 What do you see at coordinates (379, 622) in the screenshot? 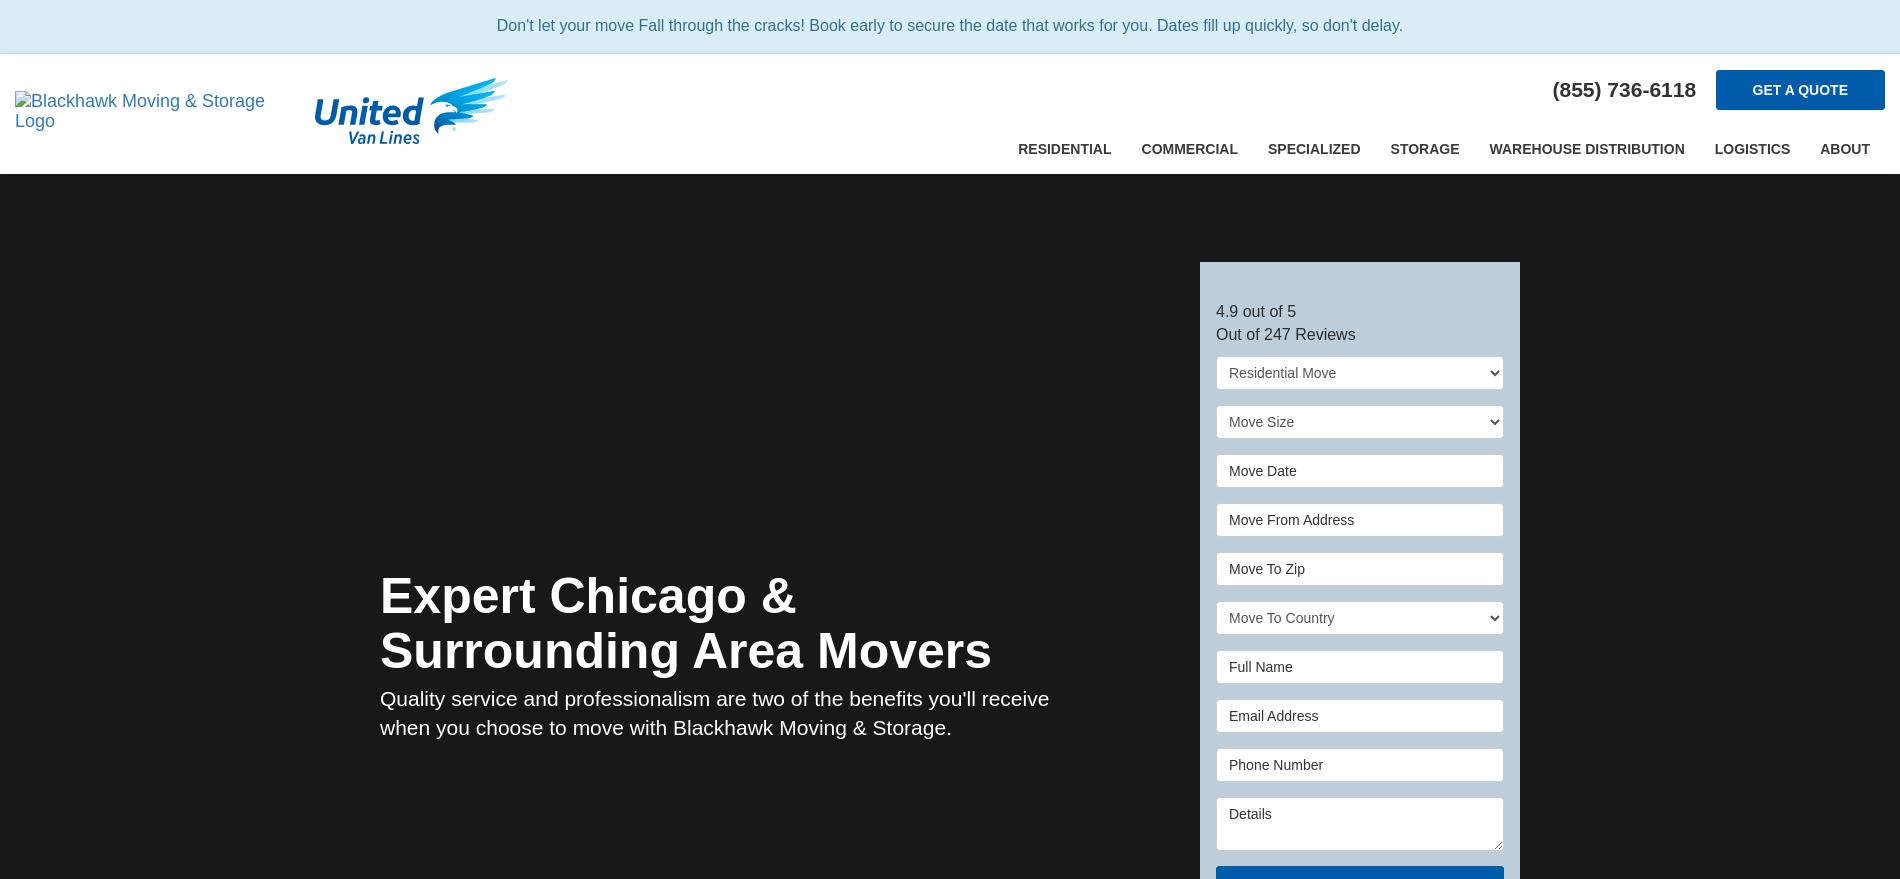
I see `'Expert Chicago & Surrounding Area Movers'` at bounding box center [379, 622].